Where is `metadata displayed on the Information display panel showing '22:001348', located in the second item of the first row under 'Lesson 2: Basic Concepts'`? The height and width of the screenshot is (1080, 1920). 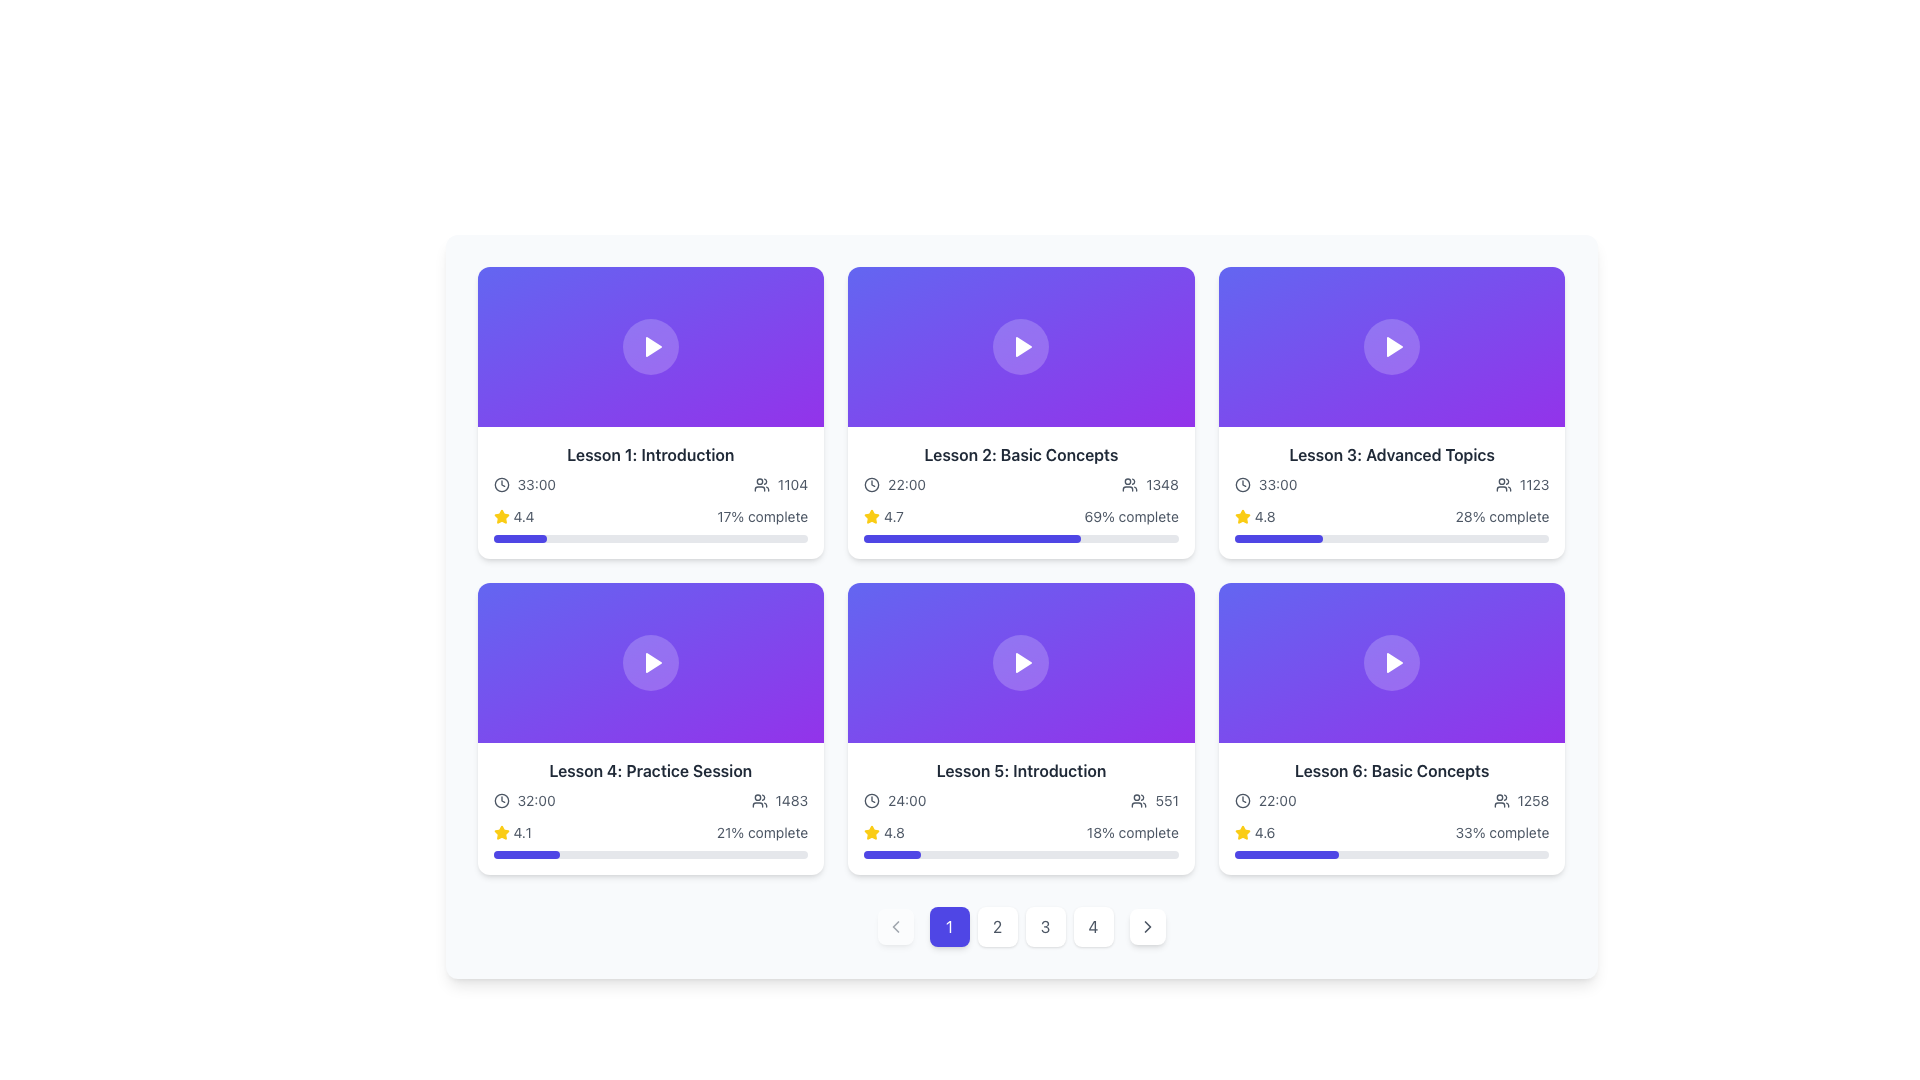
metadata displayed on the Information display panel showing '22:001348', located in the second item of the first row under 'Lesson 2: Basic Concepts' is located at coordinates (1021, 485).